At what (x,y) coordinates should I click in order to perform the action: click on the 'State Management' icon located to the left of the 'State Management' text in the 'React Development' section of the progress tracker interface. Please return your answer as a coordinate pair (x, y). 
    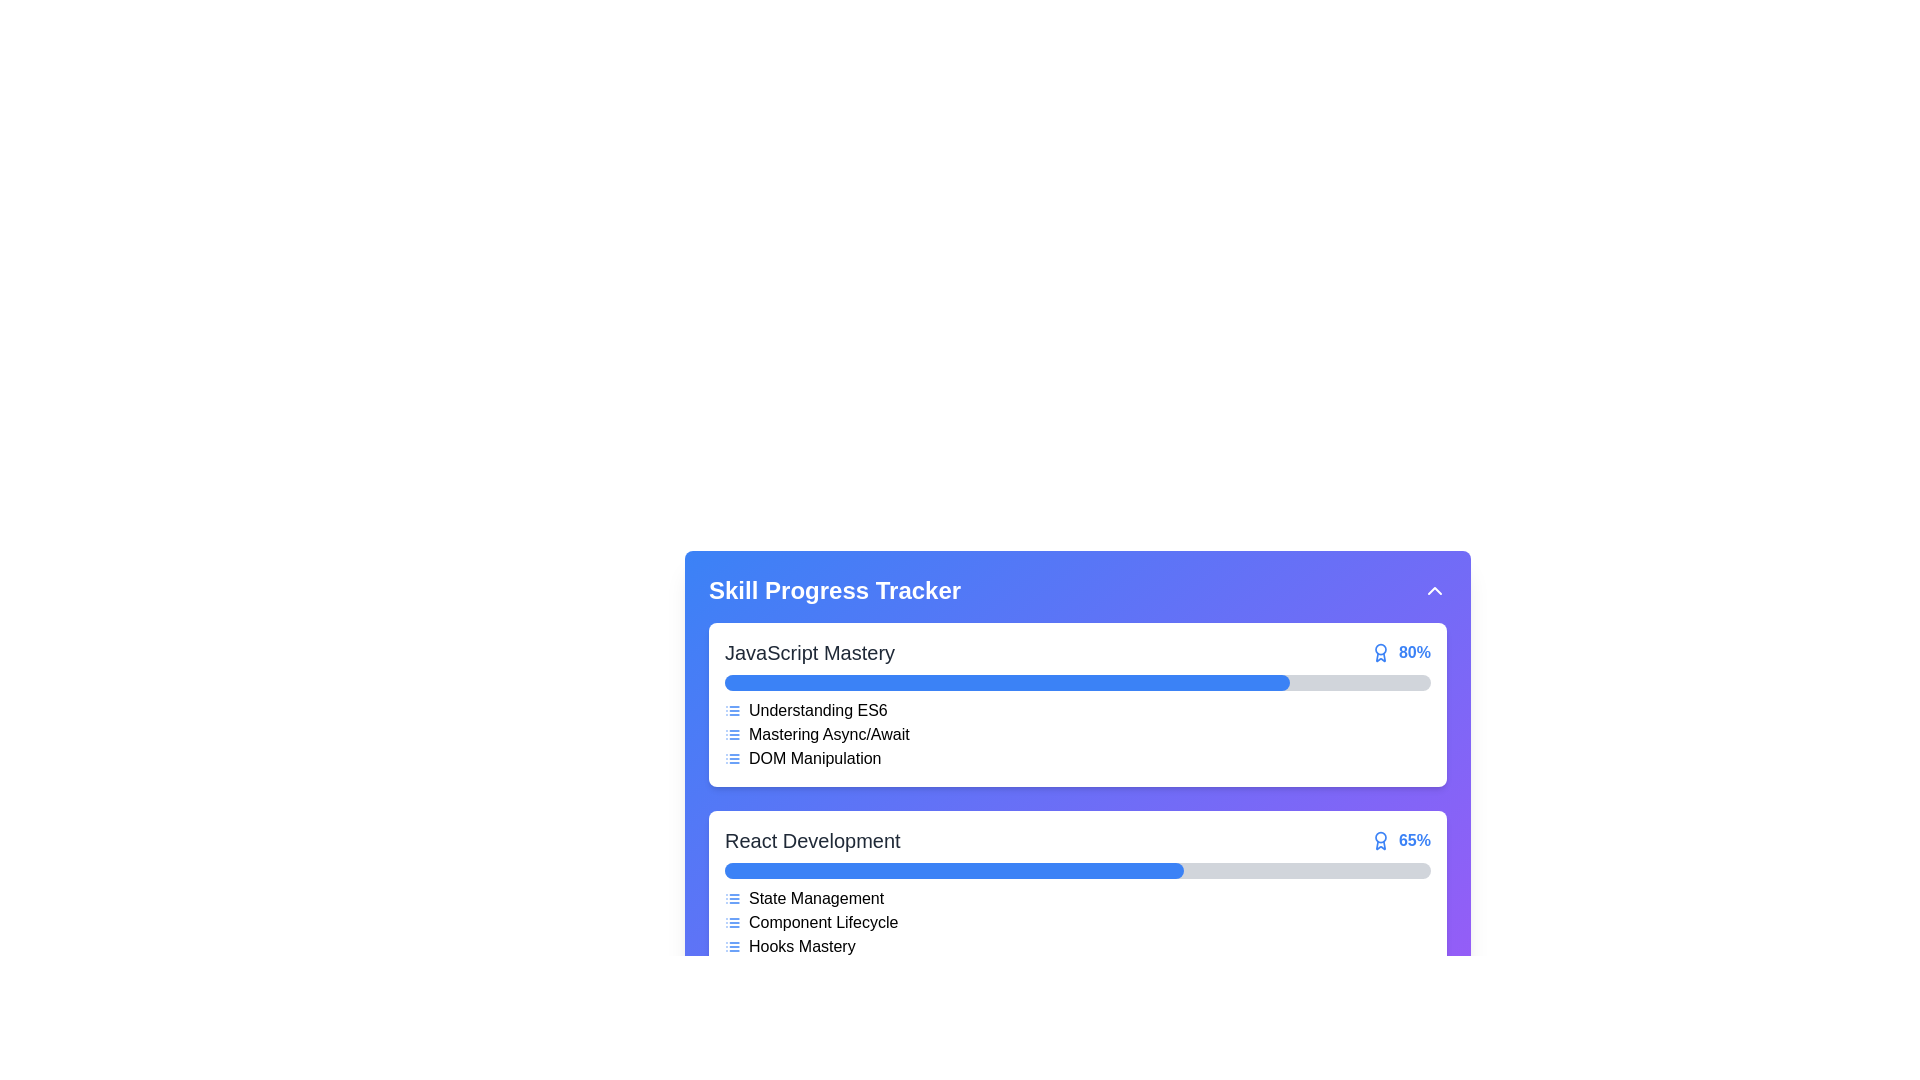
    Looking at the image, I should click on (732, 897).